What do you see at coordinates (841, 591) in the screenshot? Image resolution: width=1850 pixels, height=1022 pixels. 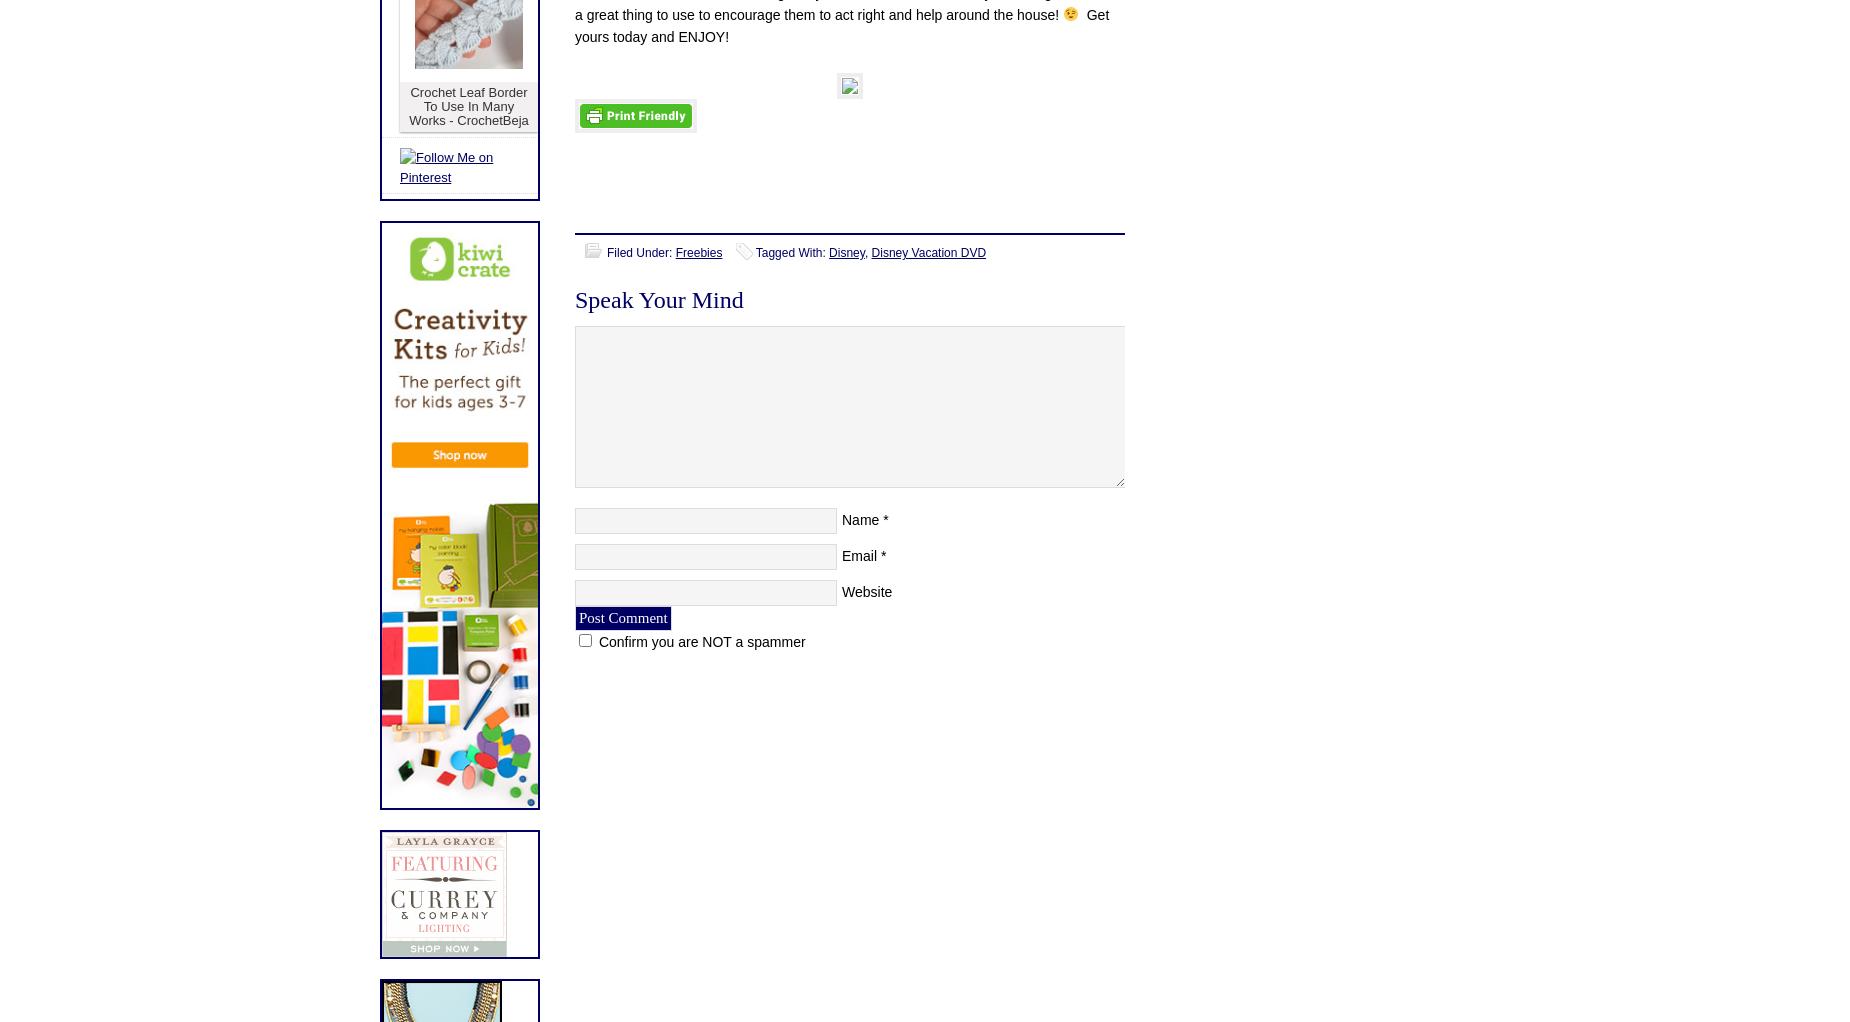 I see `'Website'` at bounding box center [841, 591].